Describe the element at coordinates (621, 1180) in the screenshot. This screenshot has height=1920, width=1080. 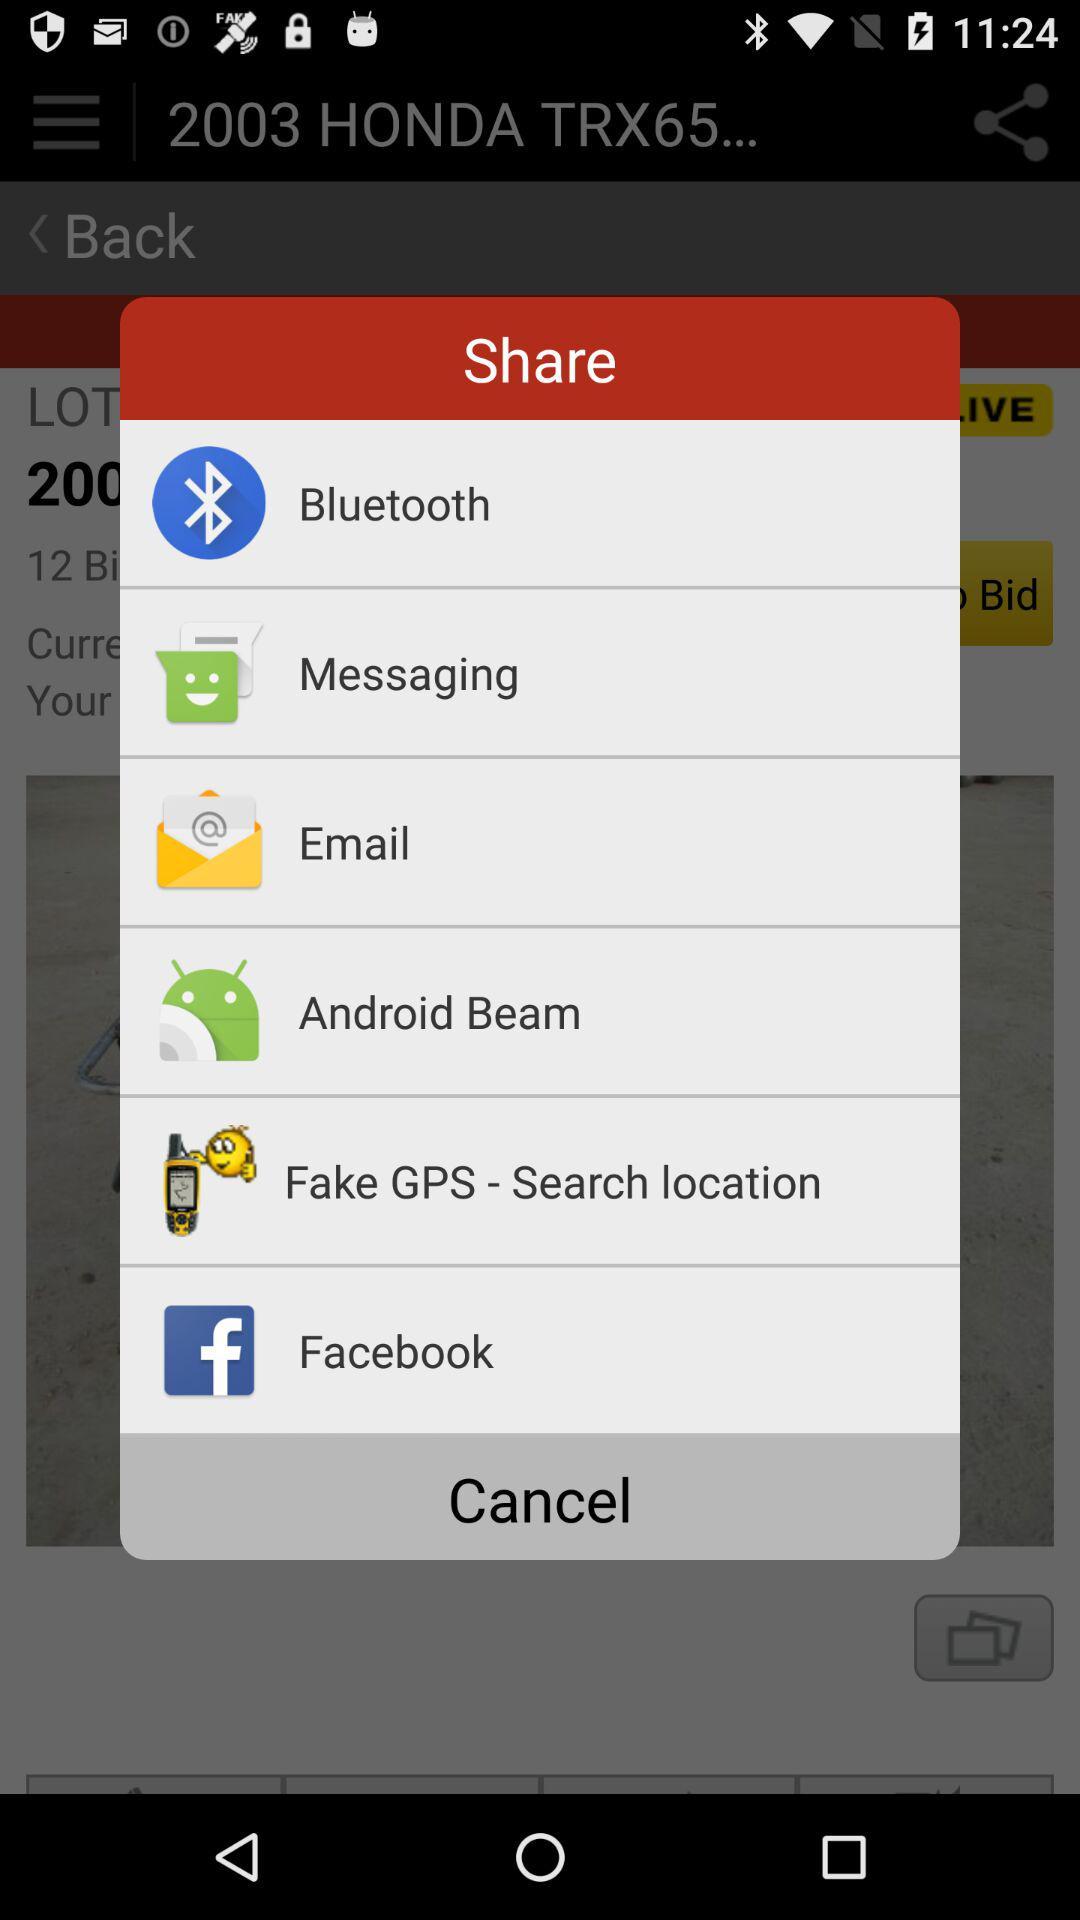
I see `fake gps search icon` at that location.